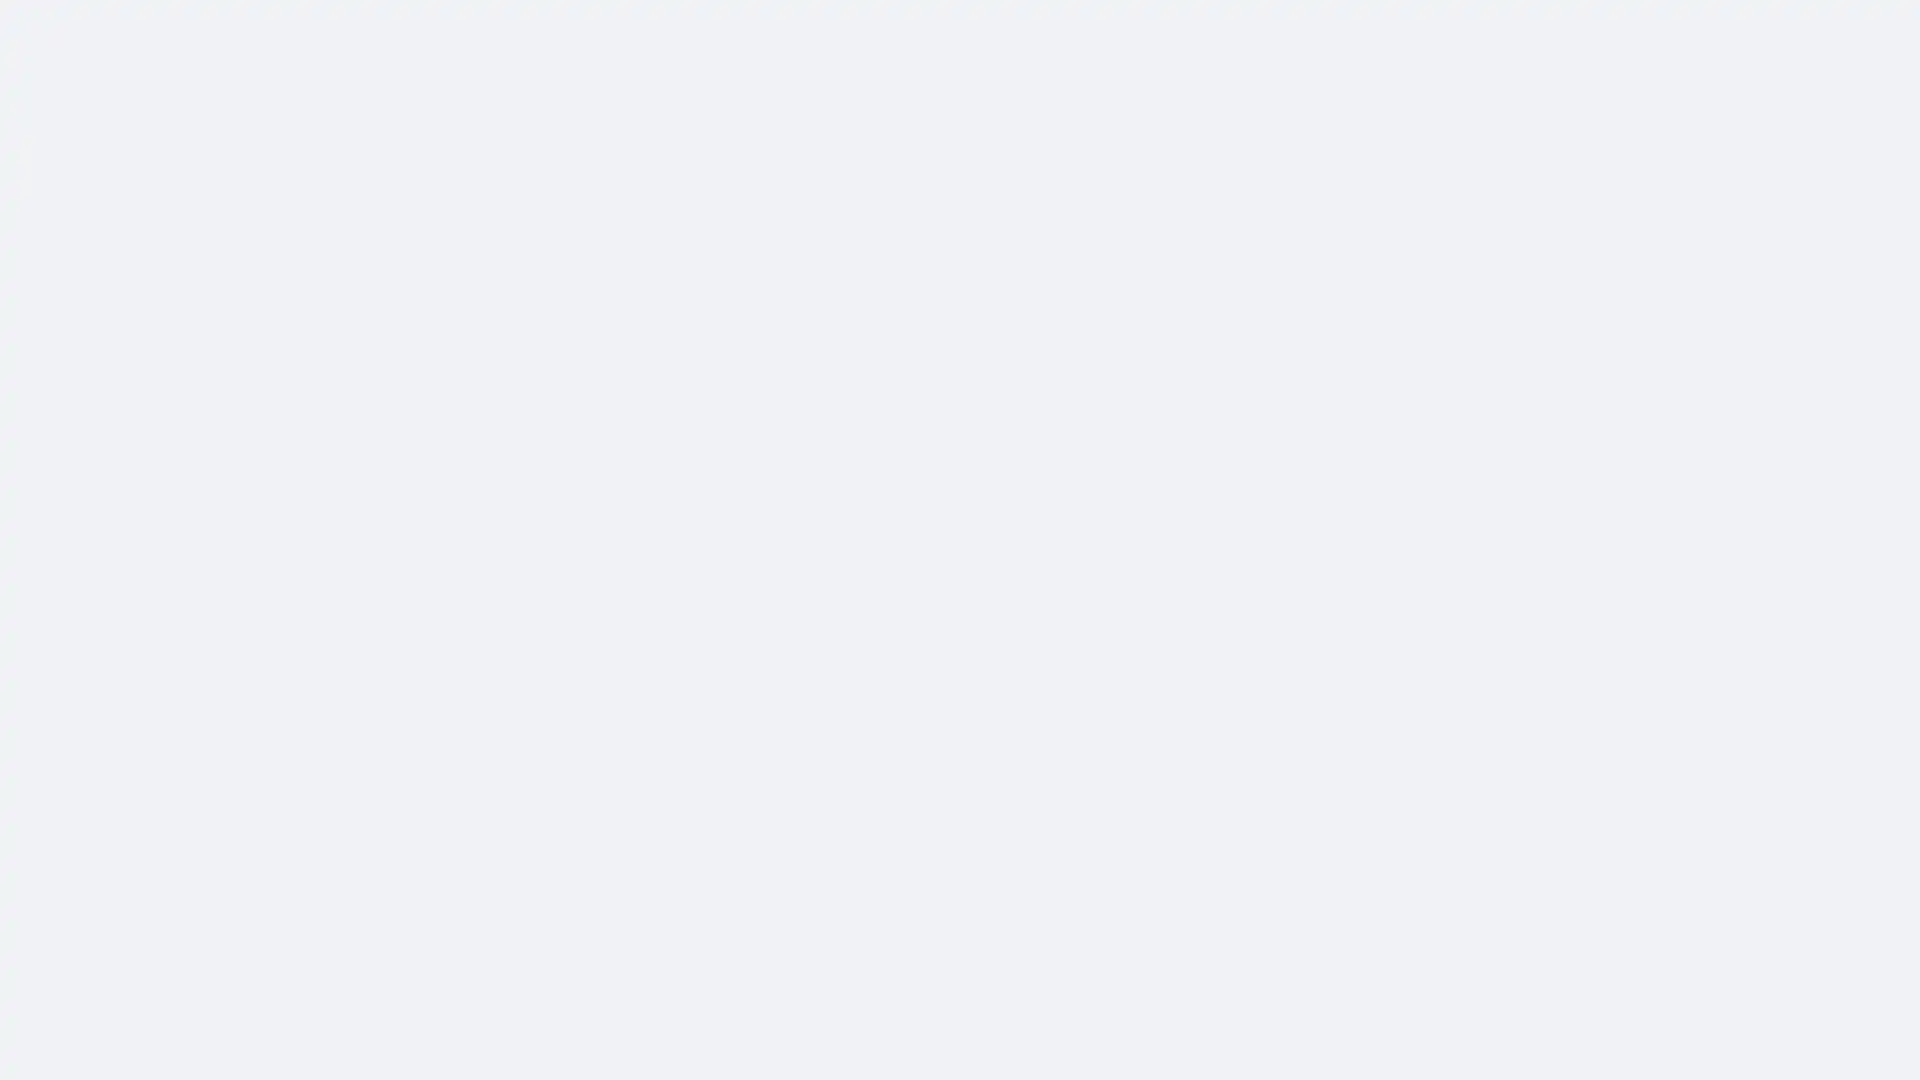 This screenshot has height=1080, width=1920. What do you see at coordinates (804, 1036) in the screenshot?
I see `Alles weergeven` at bounding box center [804, 1036].